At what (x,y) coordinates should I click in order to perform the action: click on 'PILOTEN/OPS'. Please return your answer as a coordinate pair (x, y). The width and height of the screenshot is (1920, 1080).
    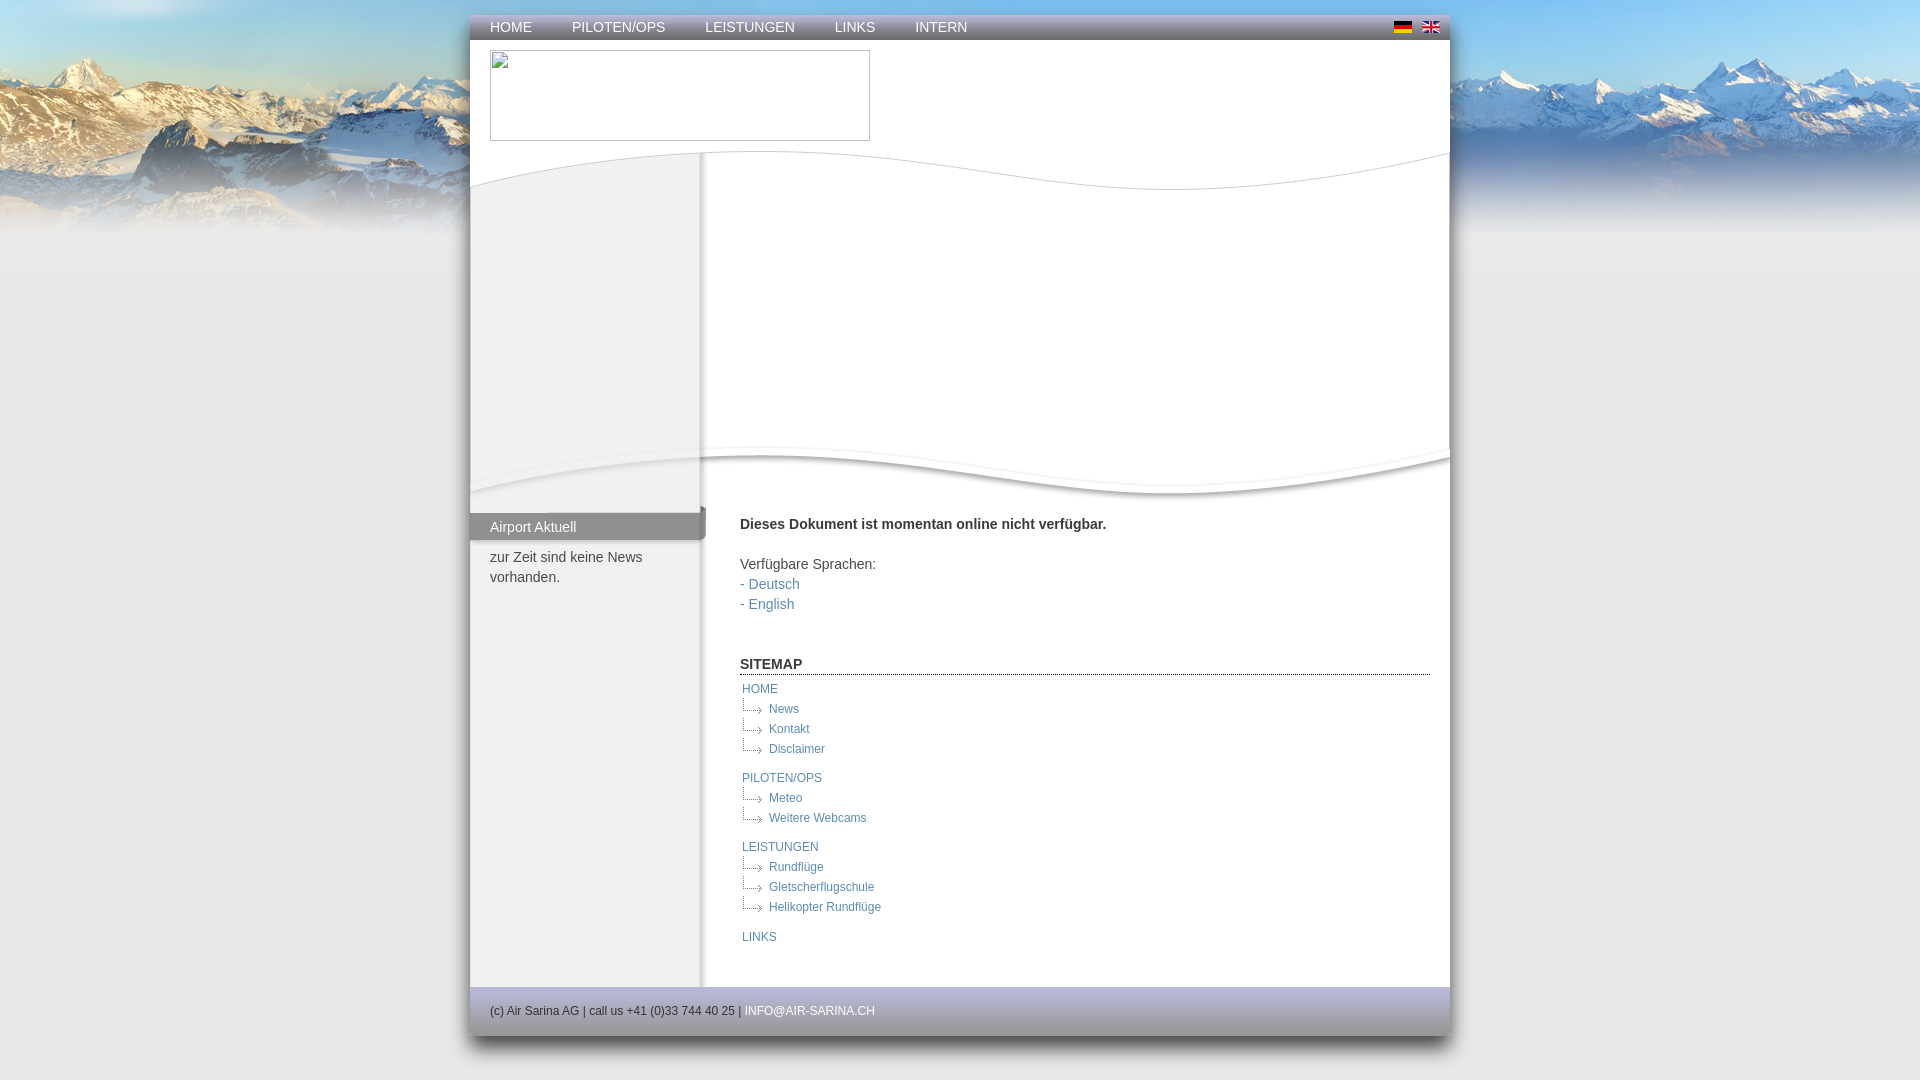
    Looking at the image, I should click on (617, 27).